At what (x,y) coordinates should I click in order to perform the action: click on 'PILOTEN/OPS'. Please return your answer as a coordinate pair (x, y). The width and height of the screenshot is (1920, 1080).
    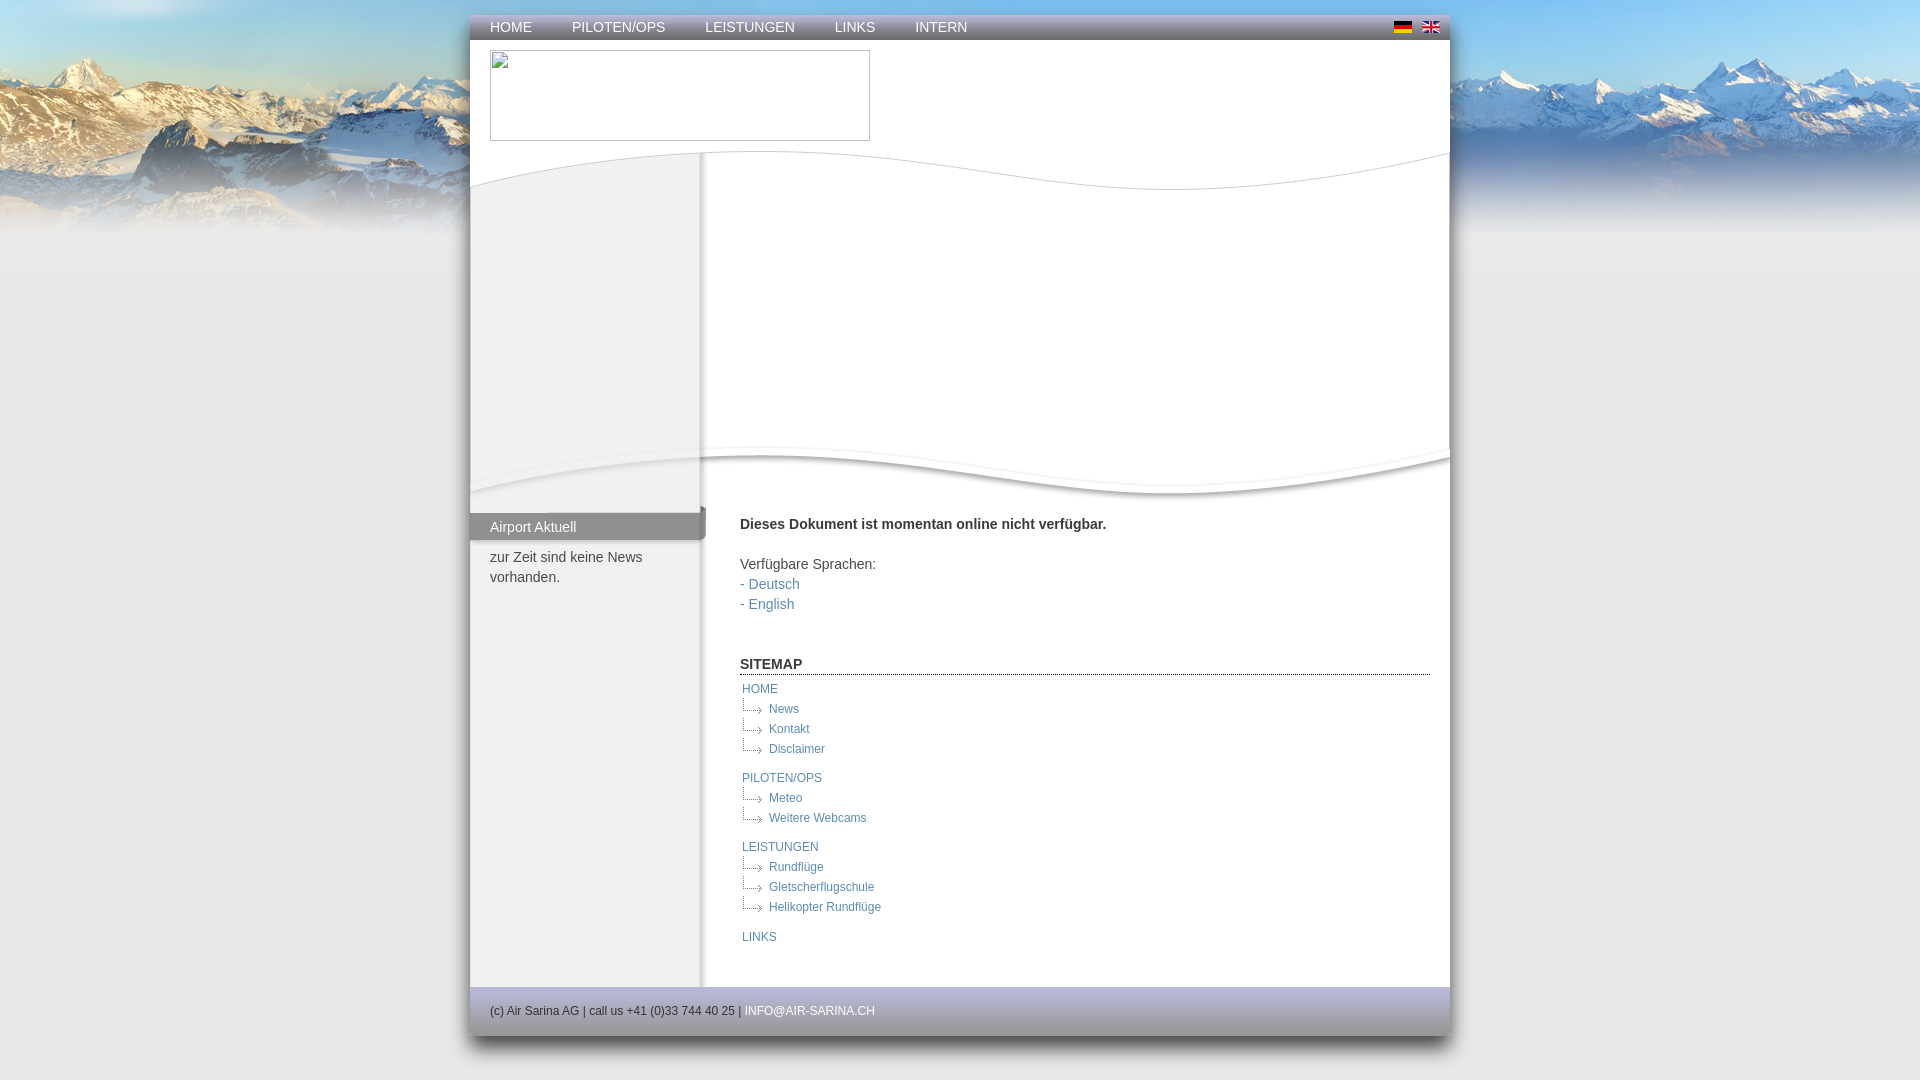
    Looking at the image, I should click on (617, 27).